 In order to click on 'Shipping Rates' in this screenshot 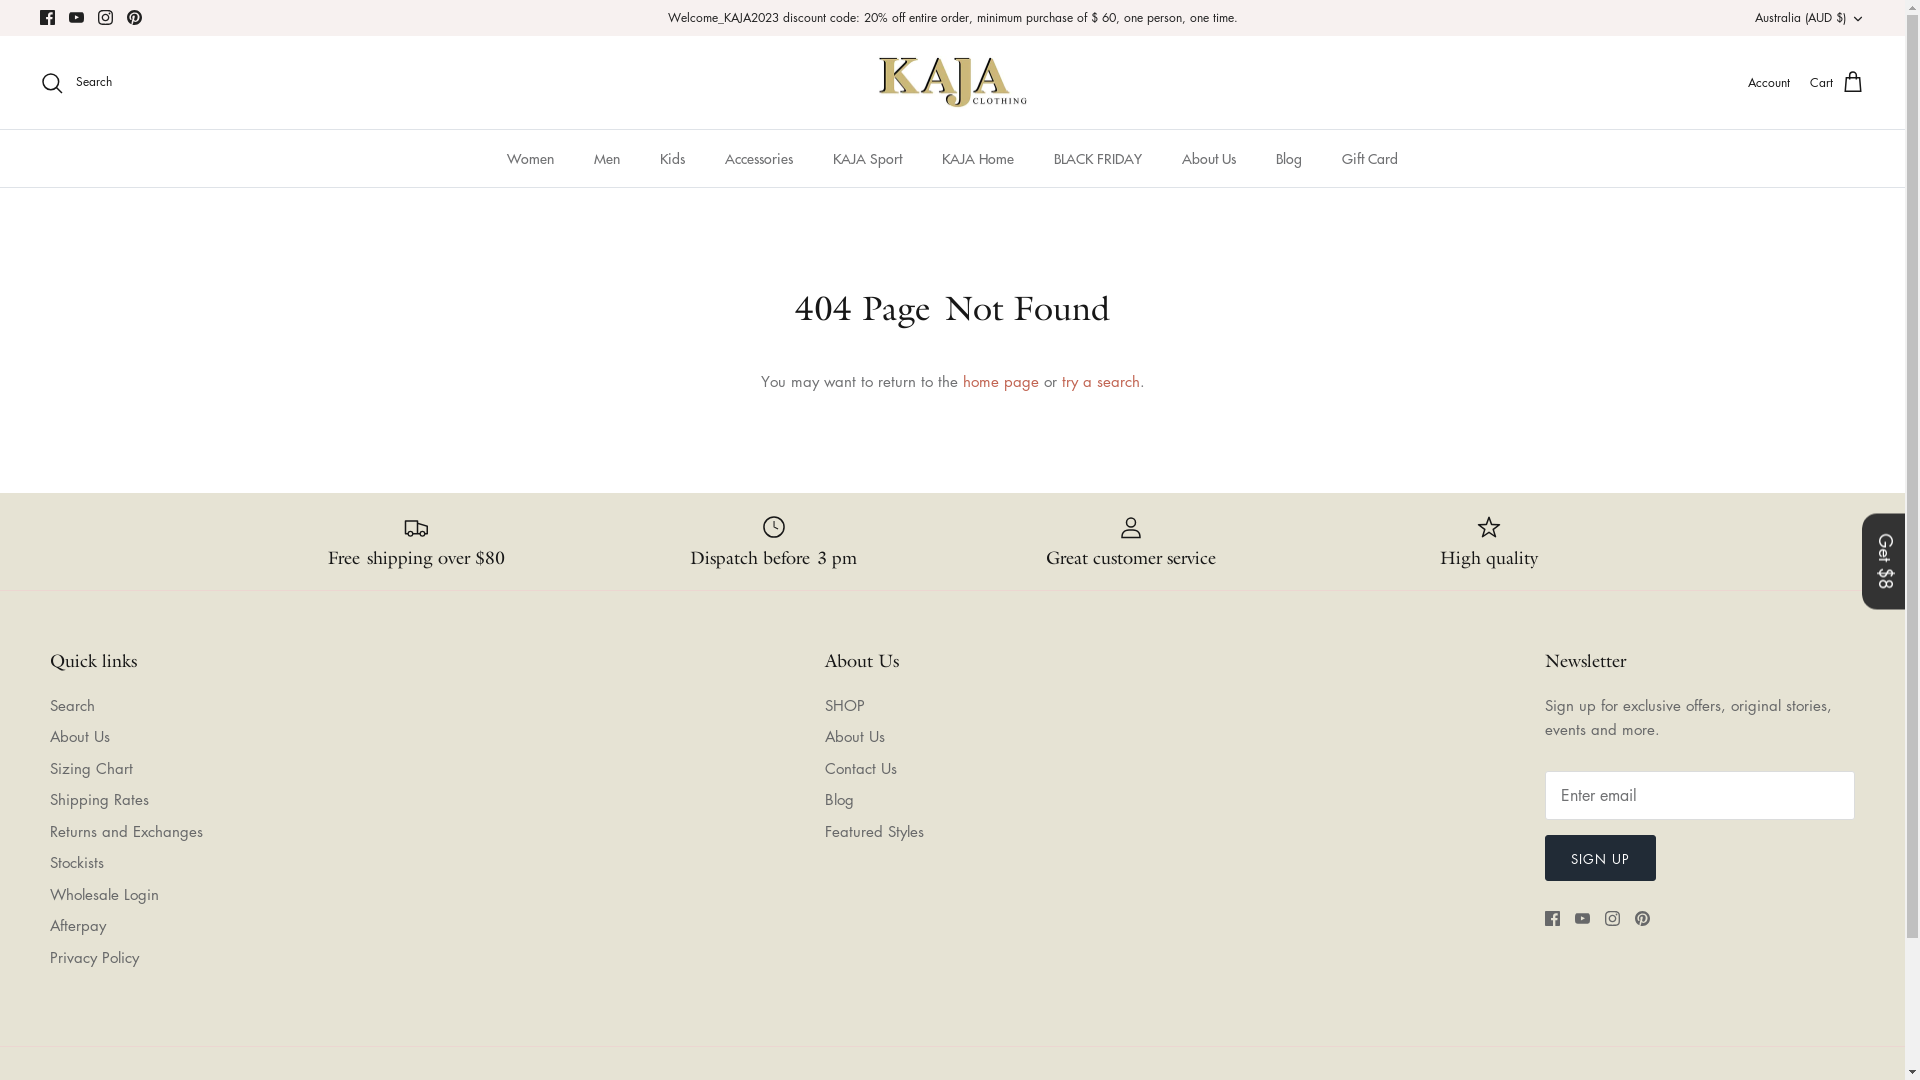, I will do `click(49, 797)`.